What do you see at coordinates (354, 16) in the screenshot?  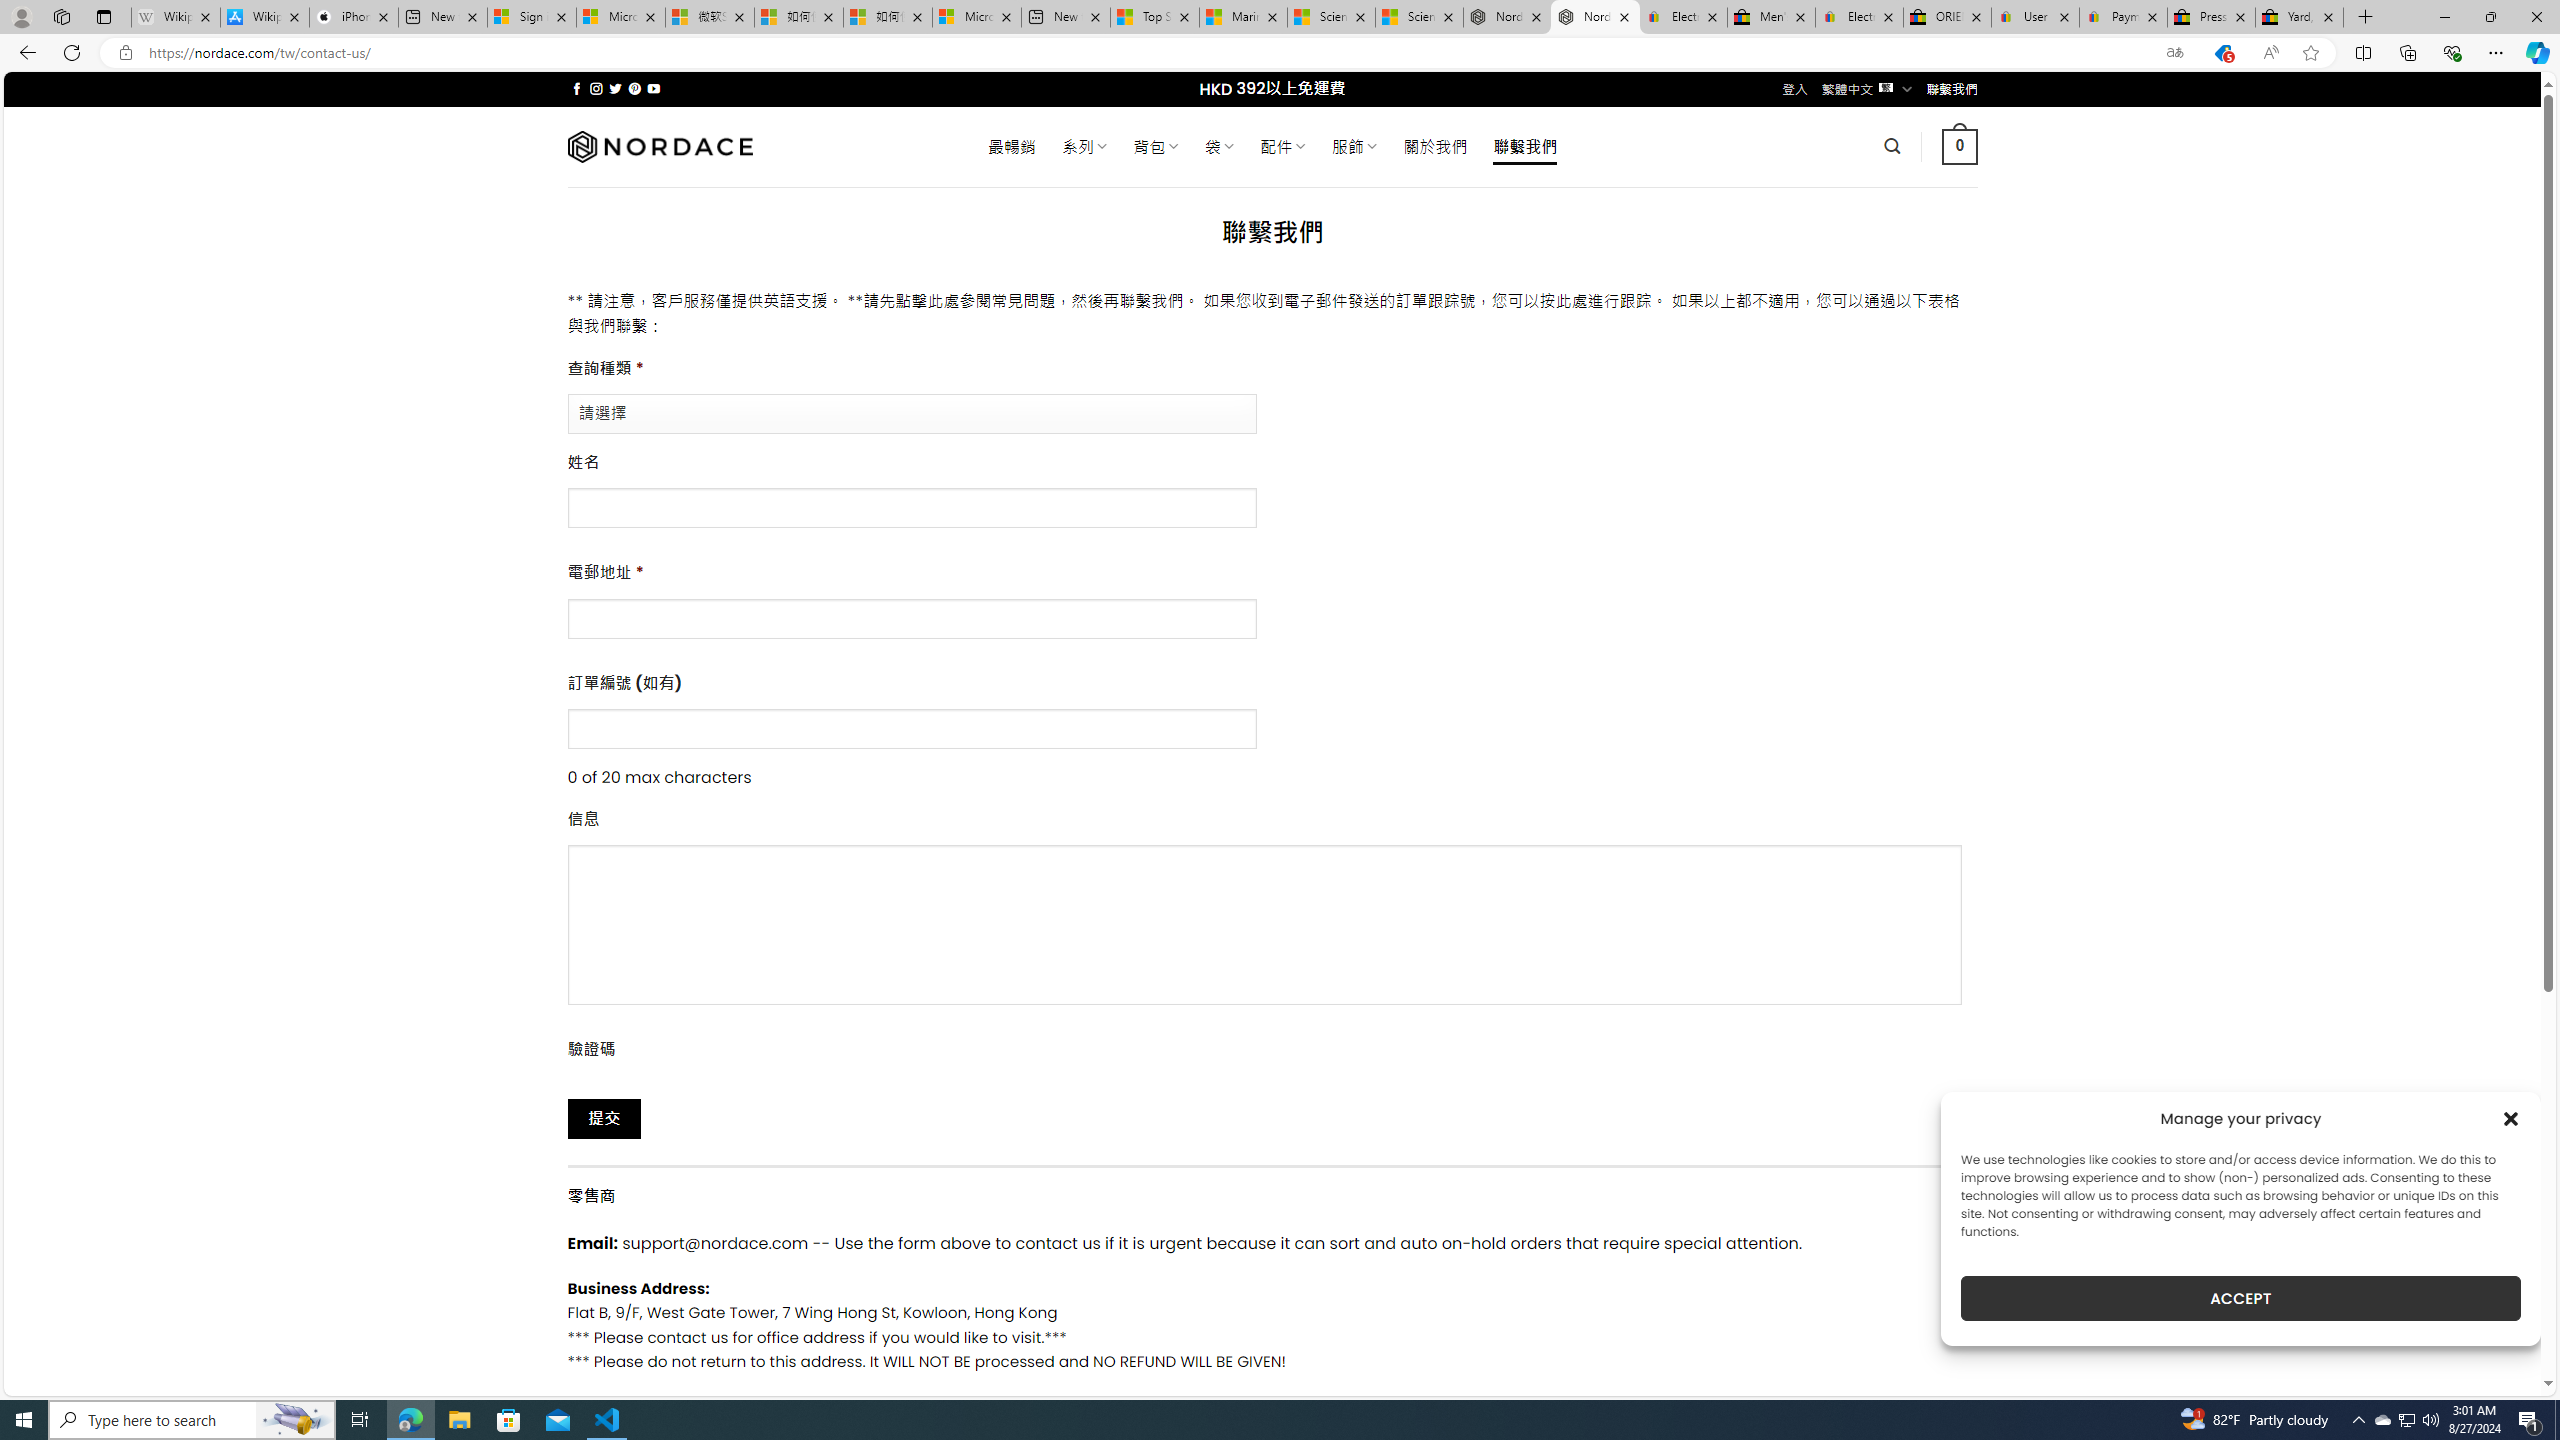 I see `'iPhone - Apple'` at bounding box center [354, 16].